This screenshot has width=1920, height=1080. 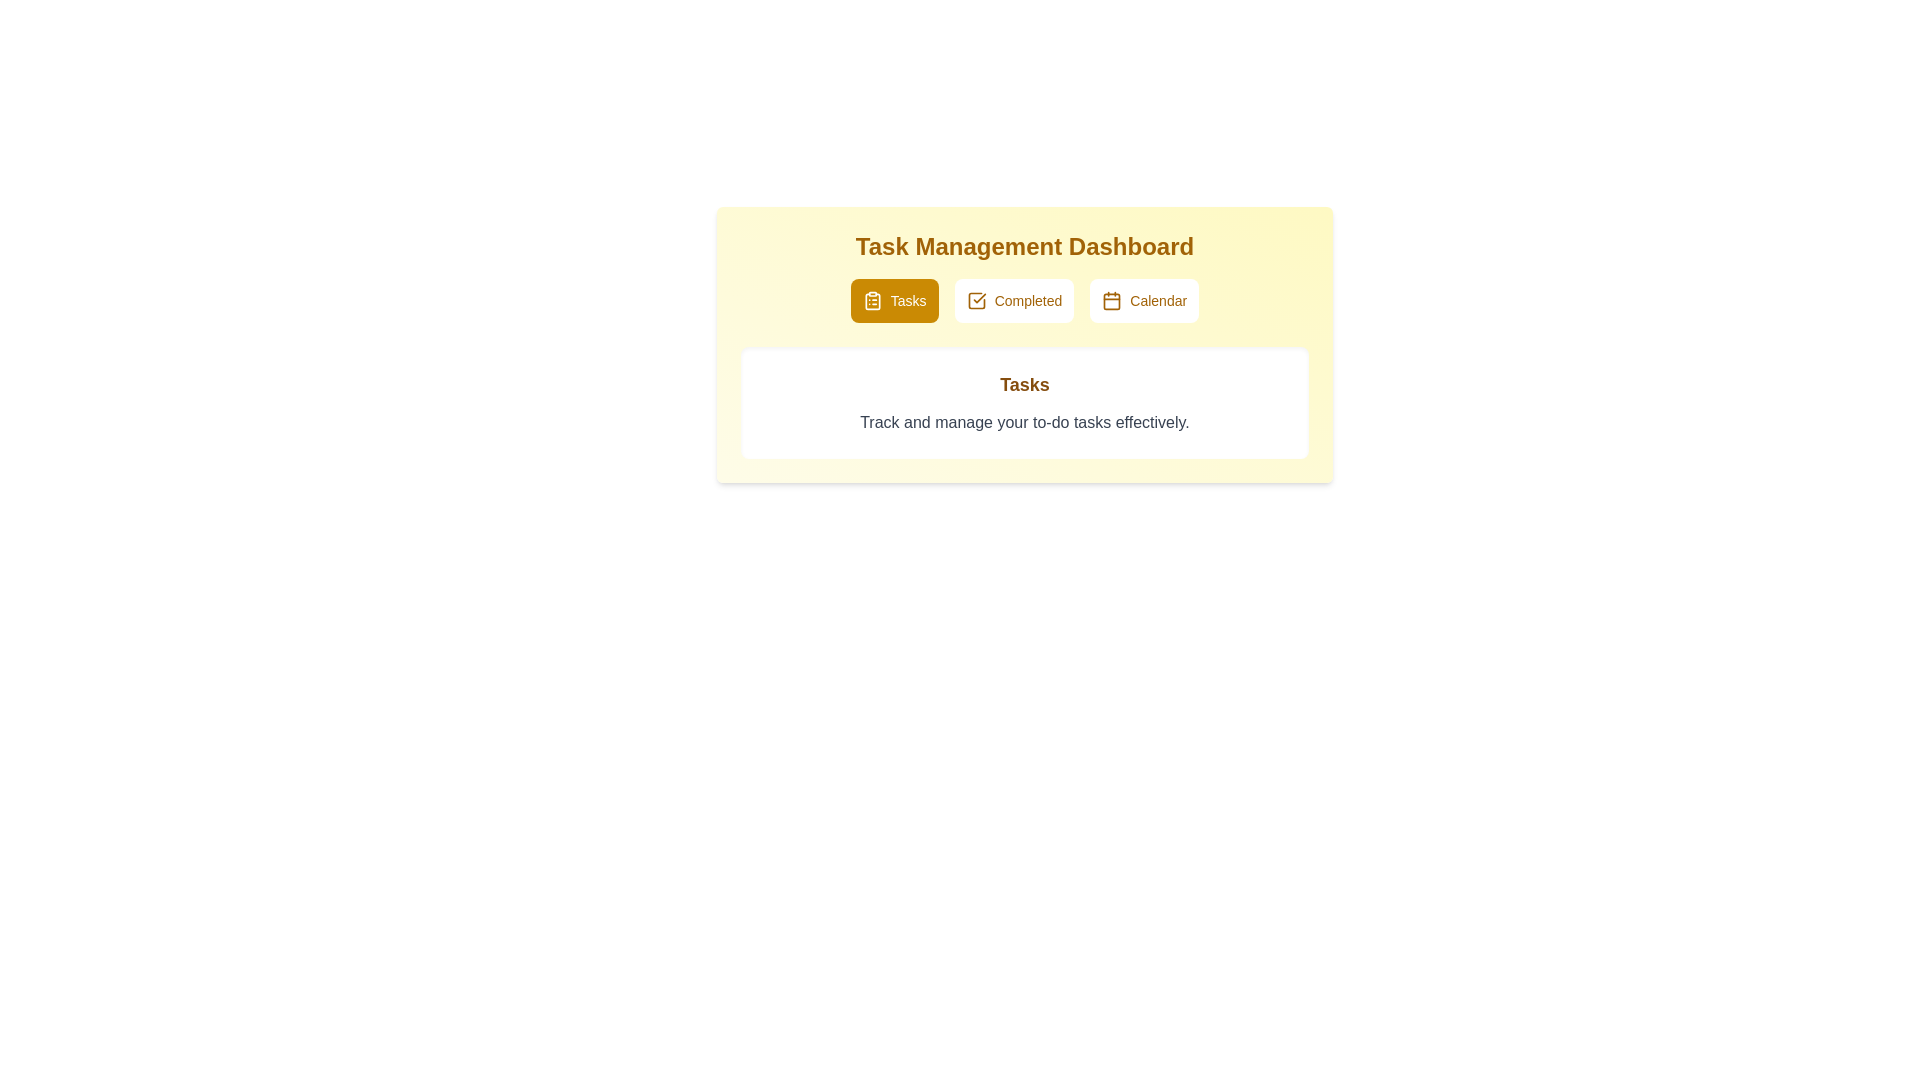 What do you see at coordinates (1014, 300) in the screenshot?
I see `the Completed tab by clicking its button` at bounding box center [1014, 300].